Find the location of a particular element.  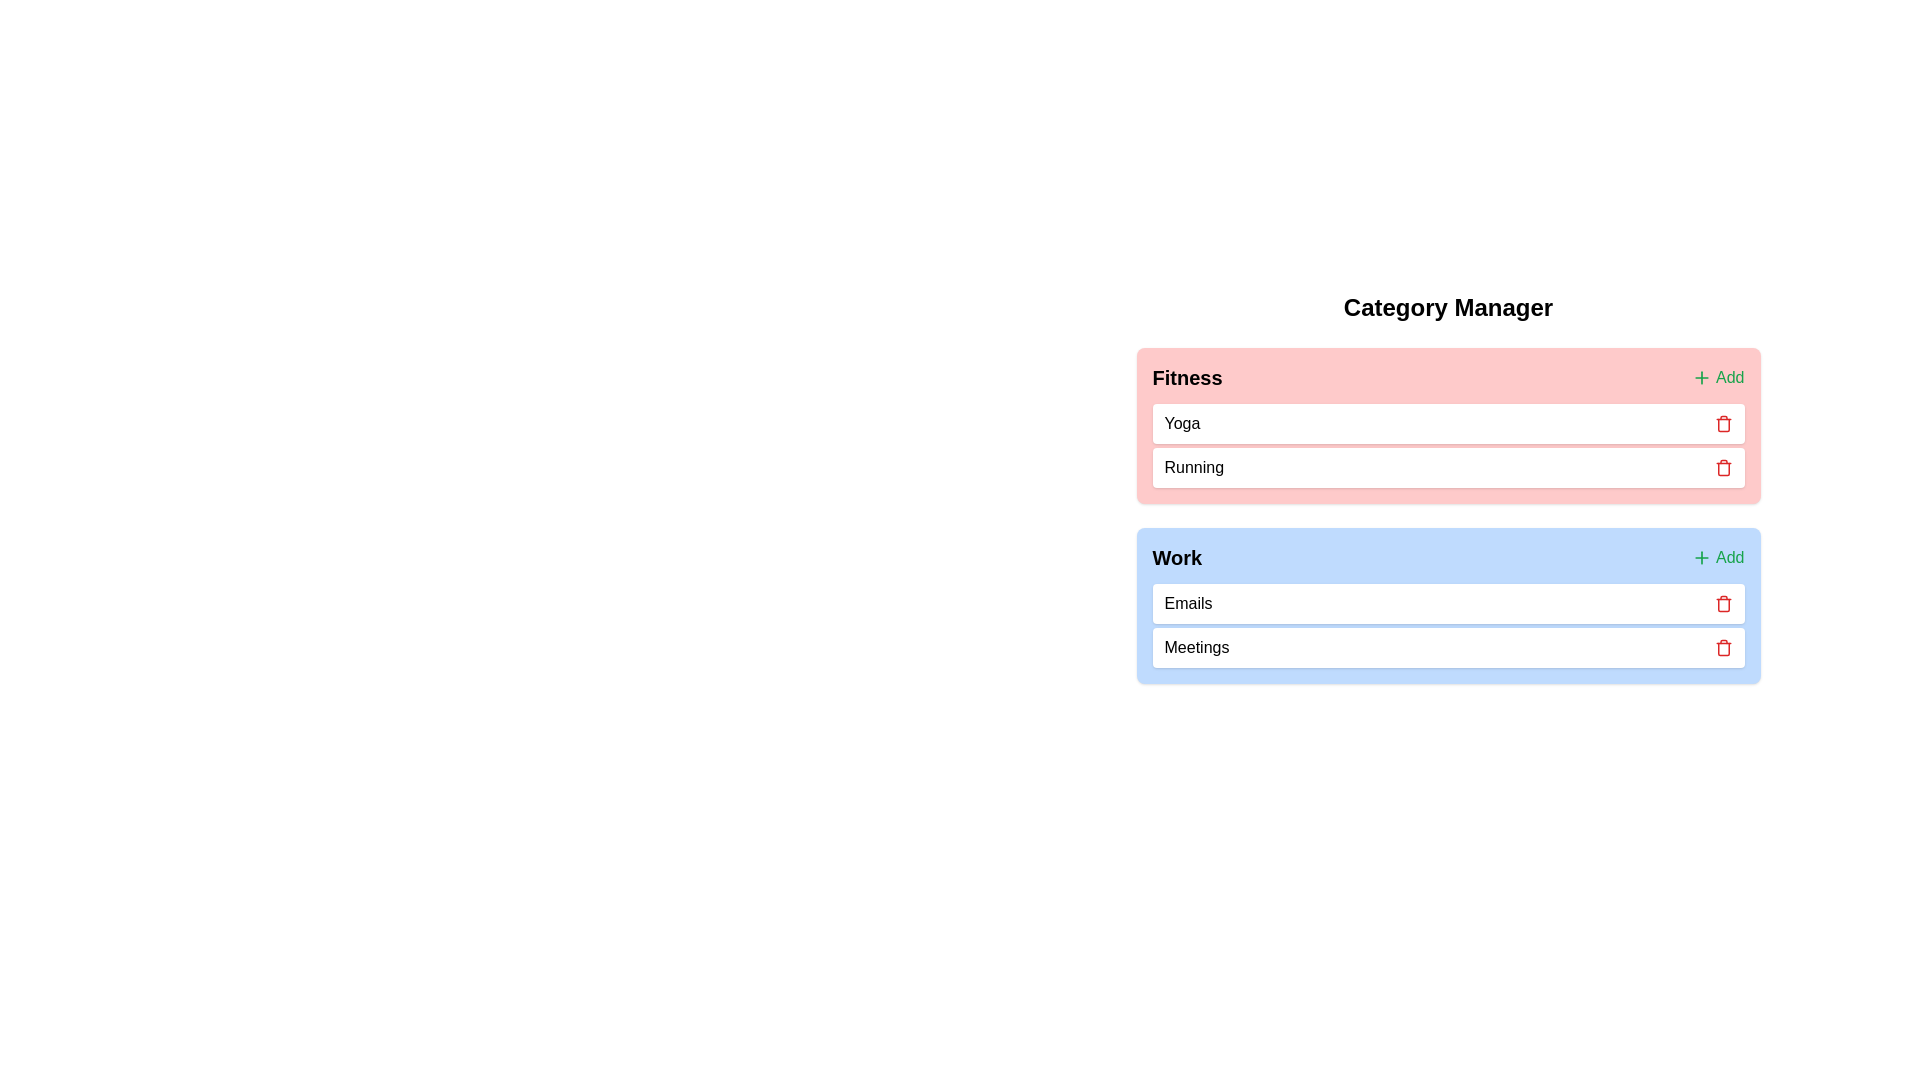

trash icon next to the chip labeled Meetings in the category labeled Work is located at coordinates (1722, 648).